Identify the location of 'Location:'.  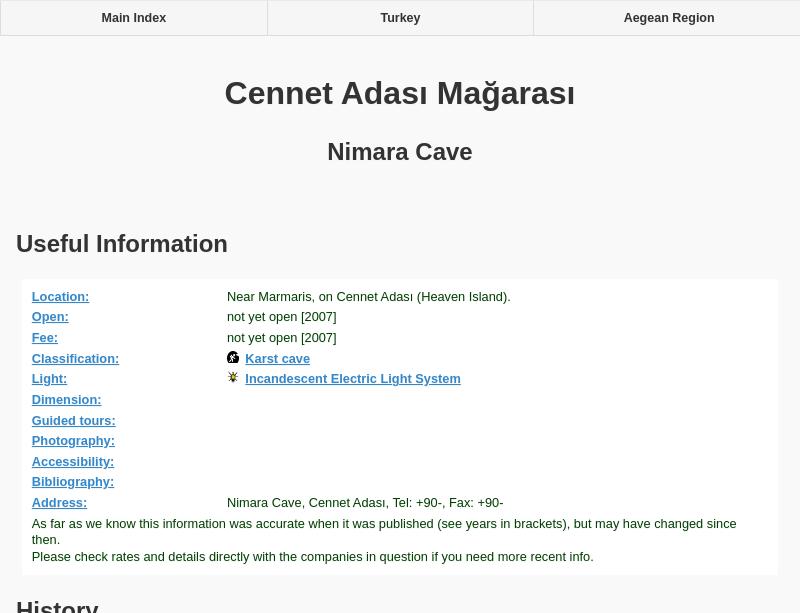
(59, 295).